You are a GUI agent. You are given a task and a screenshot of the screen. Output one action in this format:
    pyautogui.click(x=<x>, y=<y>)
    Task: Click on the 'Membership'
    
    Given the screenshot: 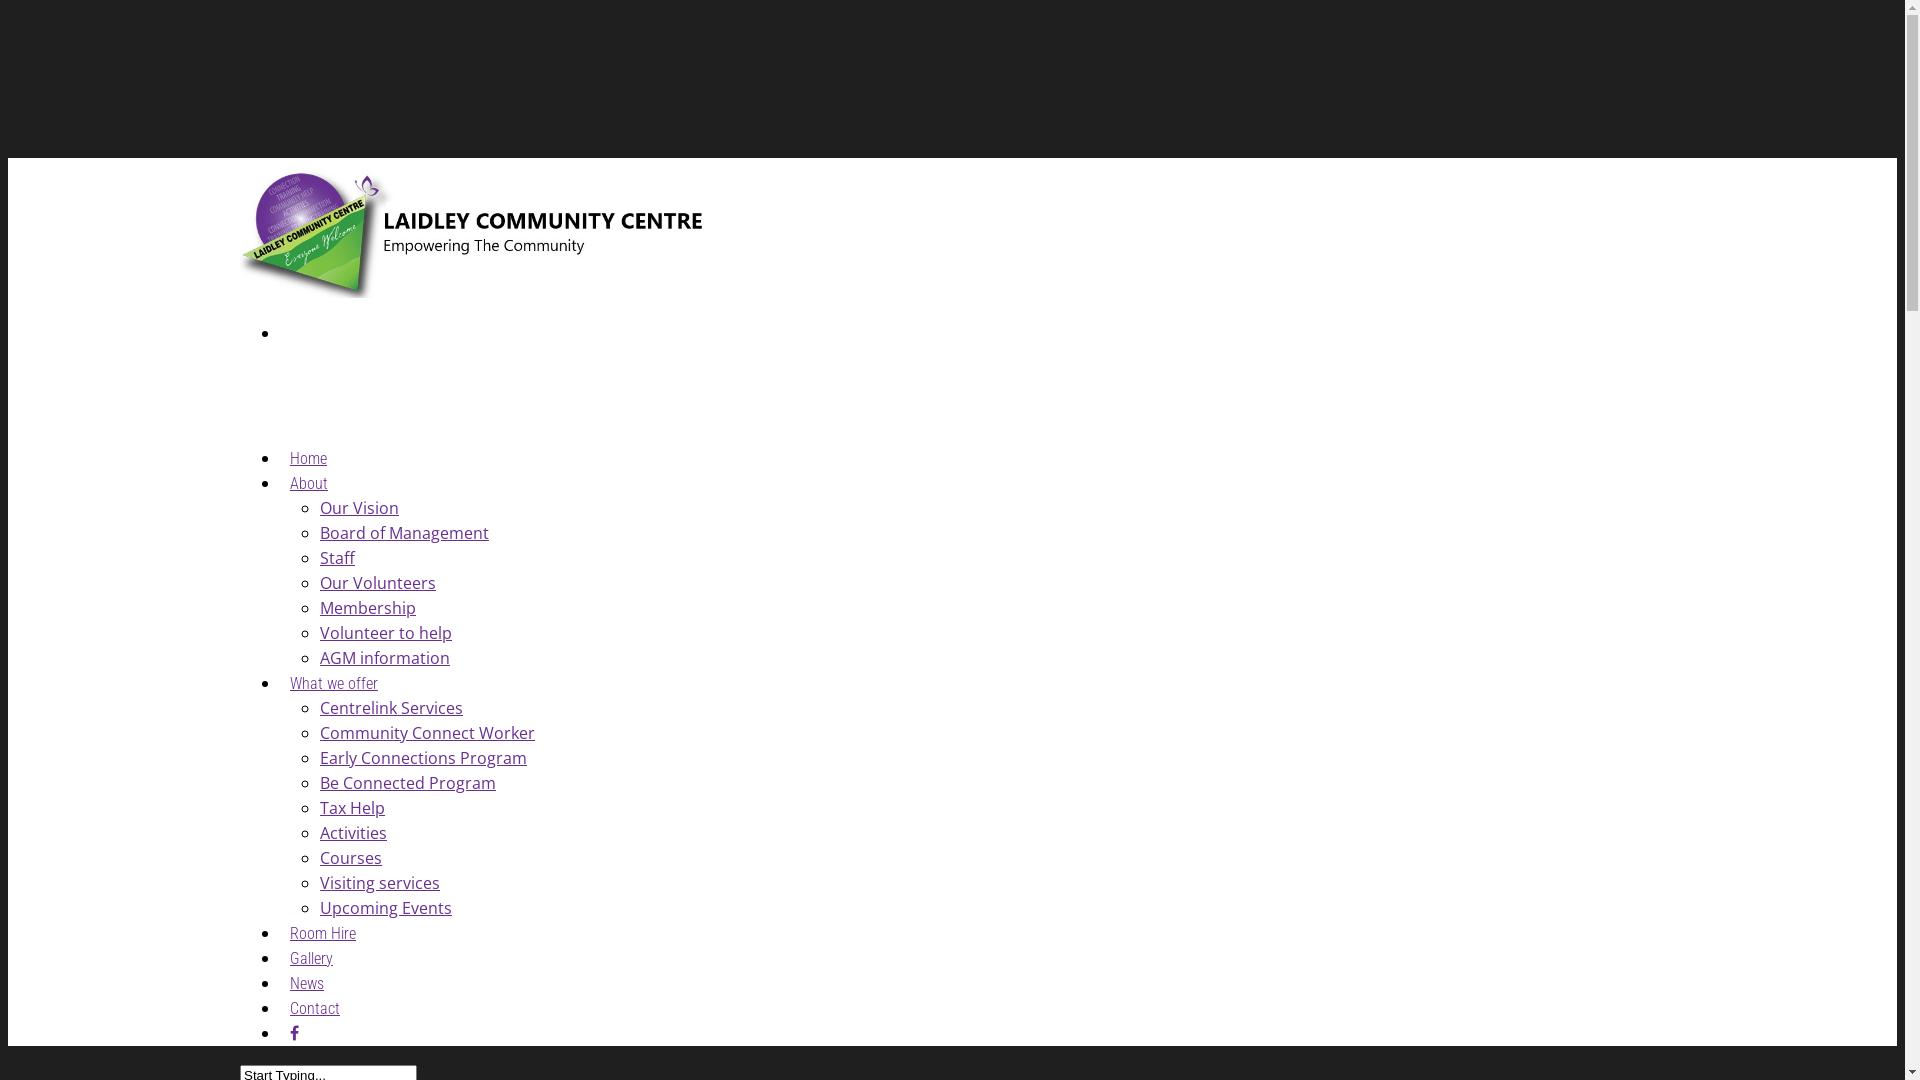 What is the action you would take?
    pyautogui.click(x=368, y=607)
    